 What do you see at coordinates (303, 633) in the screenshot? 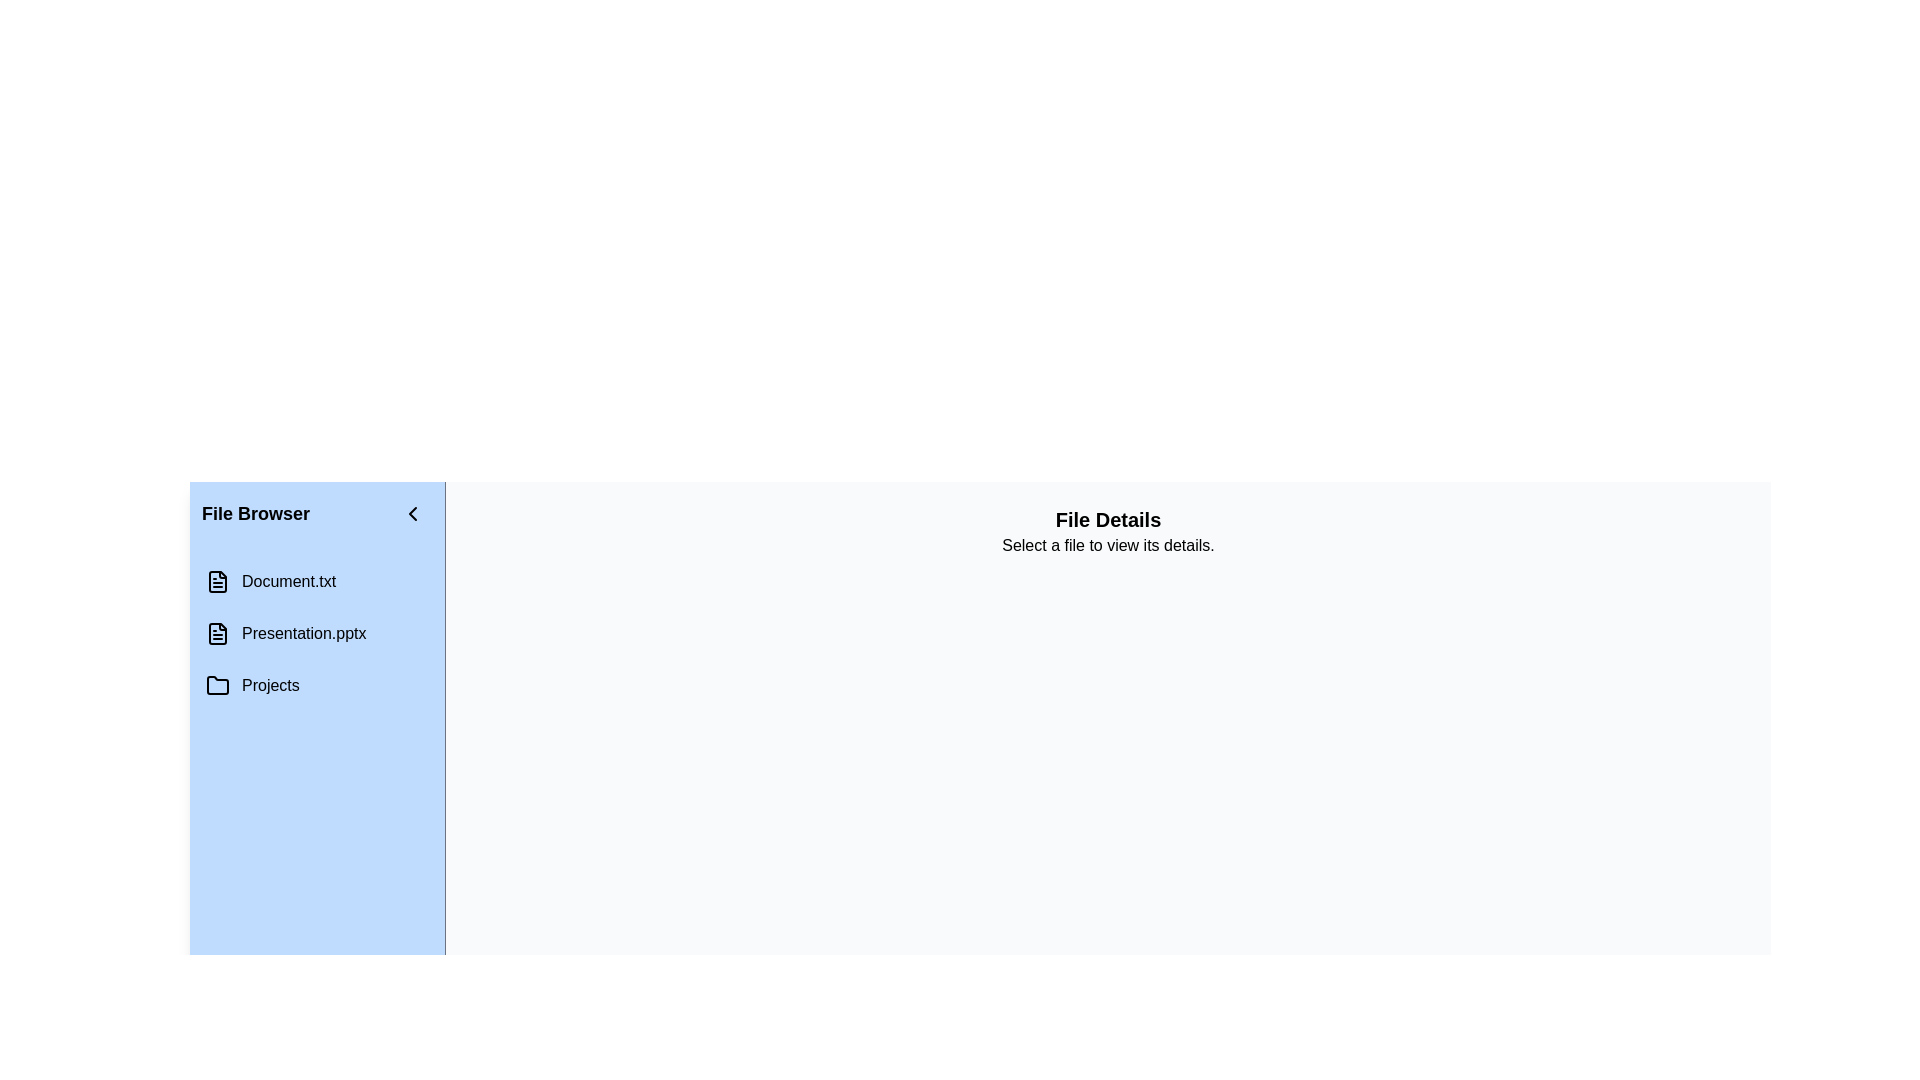
I see `the text label indicating the file 'Presentation.pptx' in the File Browser section` at bounding box center [303, 633].